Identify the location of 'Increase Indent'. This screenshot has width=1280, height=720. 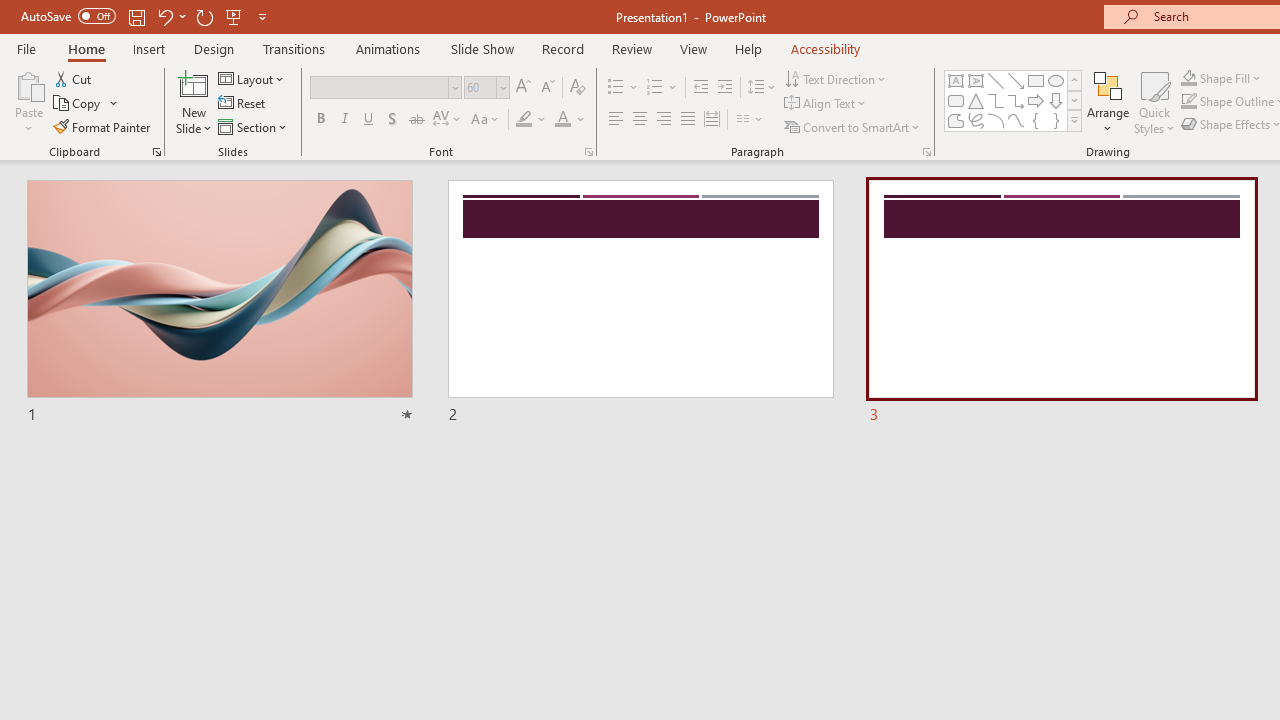
(724, 86).